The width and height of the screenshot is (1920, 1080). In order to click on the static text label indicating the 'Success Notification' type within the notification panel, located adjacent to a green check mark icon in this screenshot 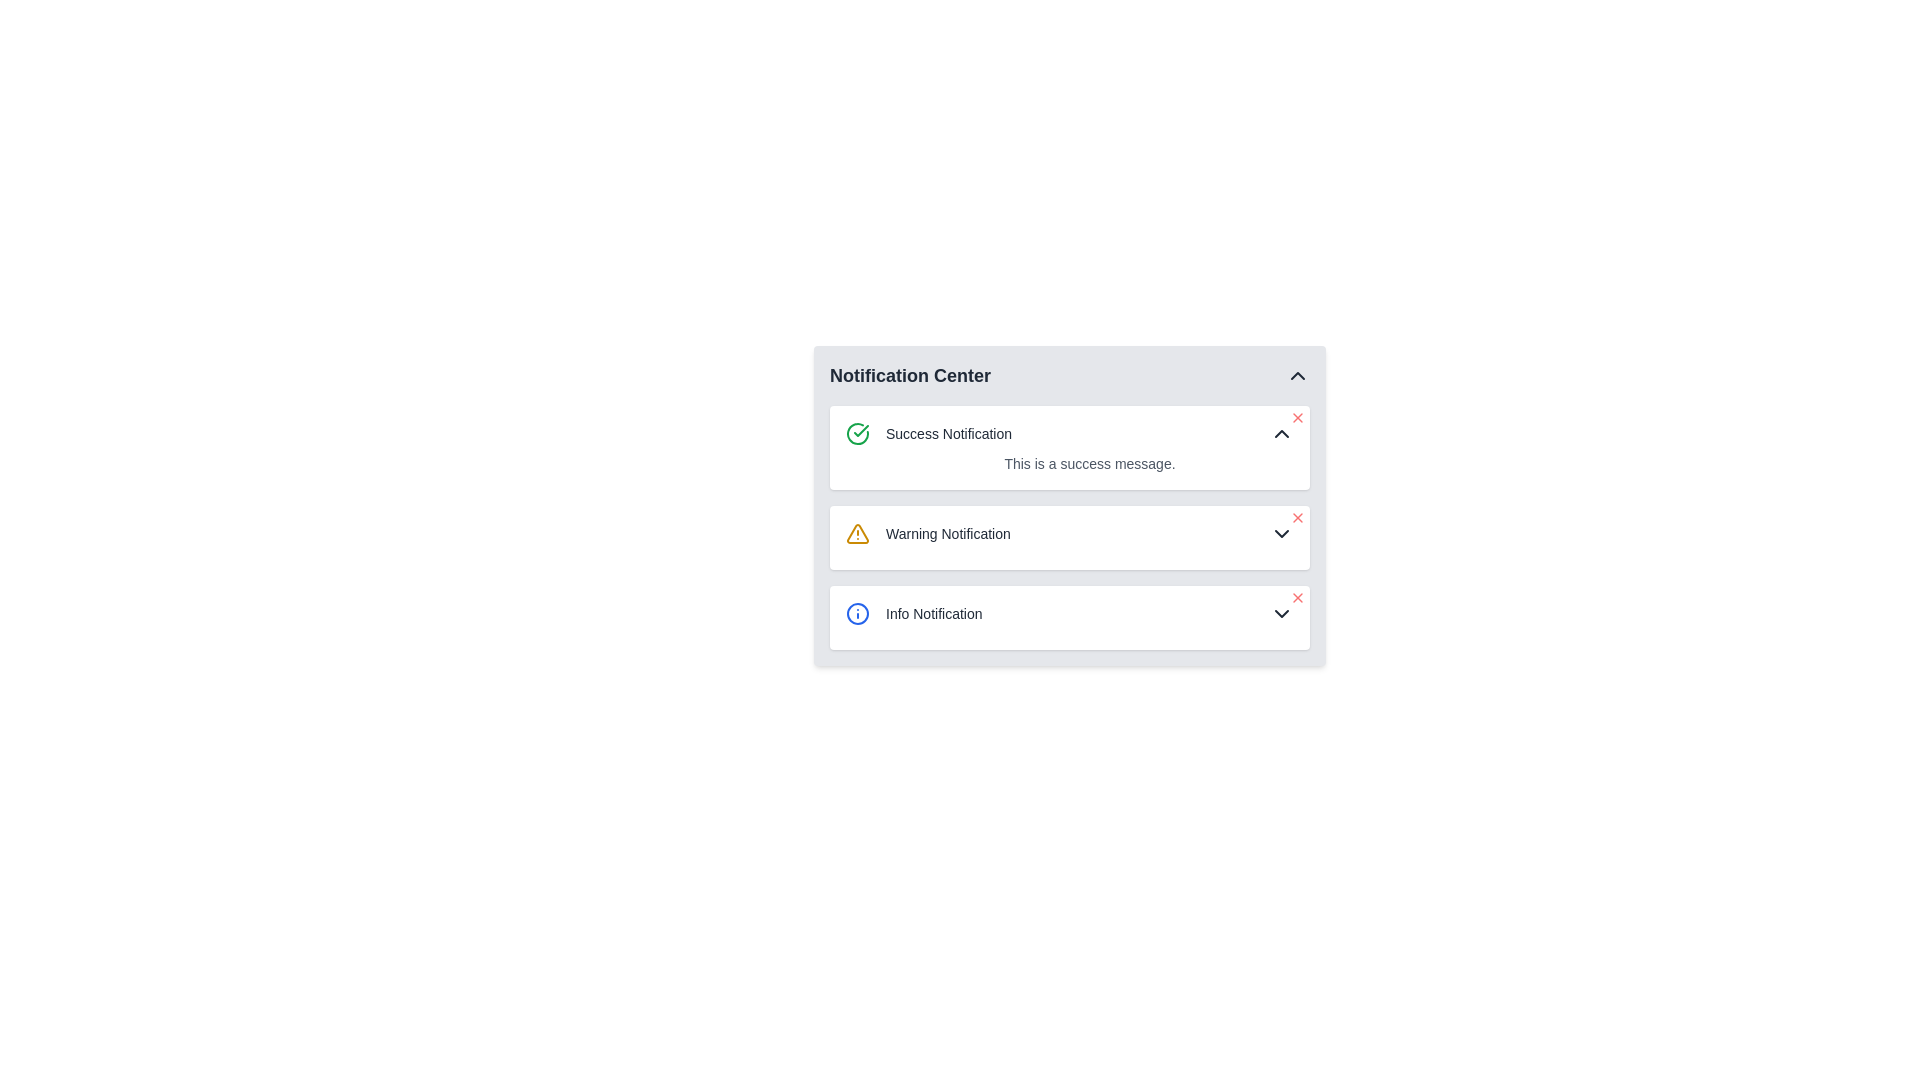, I will do `click(948, 433)`.